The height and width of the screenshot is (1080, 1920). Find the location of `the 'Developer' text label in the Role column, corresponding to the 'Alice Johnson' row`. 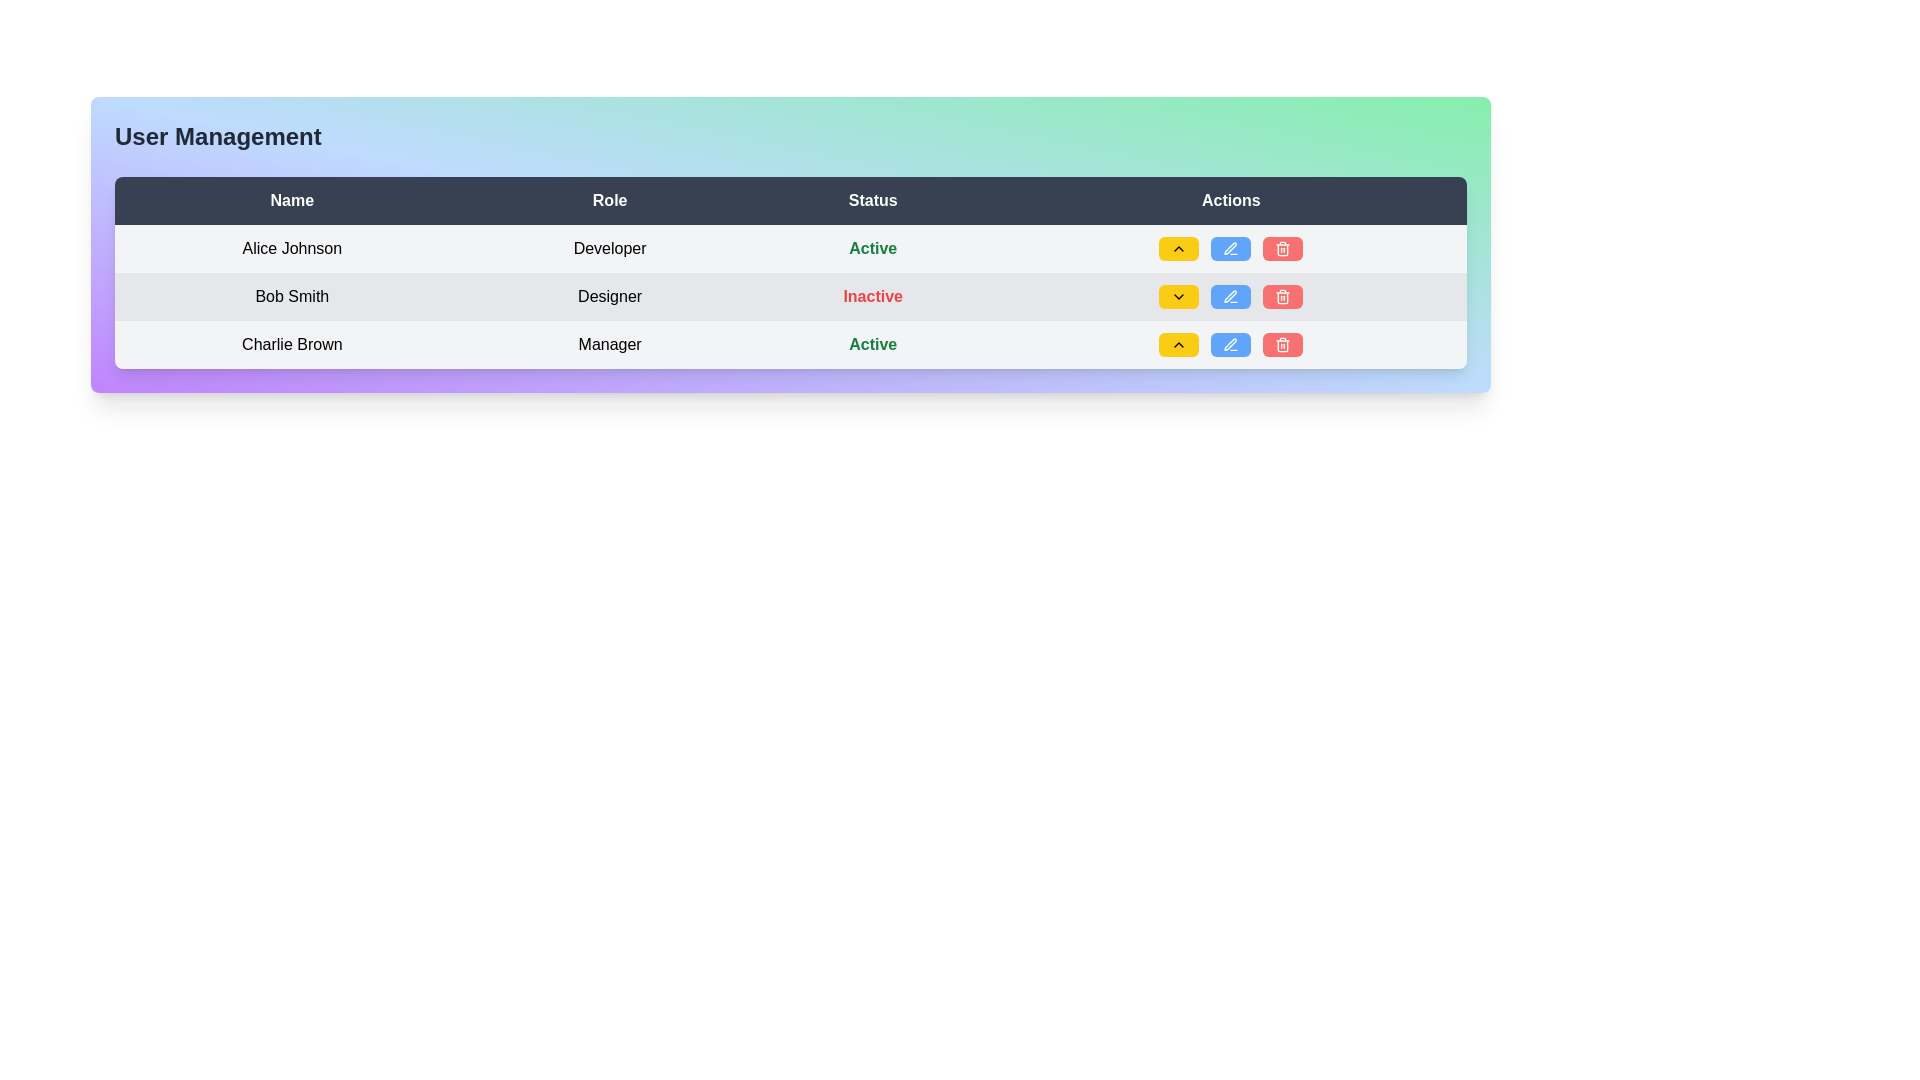

the 'Developer' text label in the Role column, corresponding to the 'Alice Johnson' row is located at coordinates (609, 248).